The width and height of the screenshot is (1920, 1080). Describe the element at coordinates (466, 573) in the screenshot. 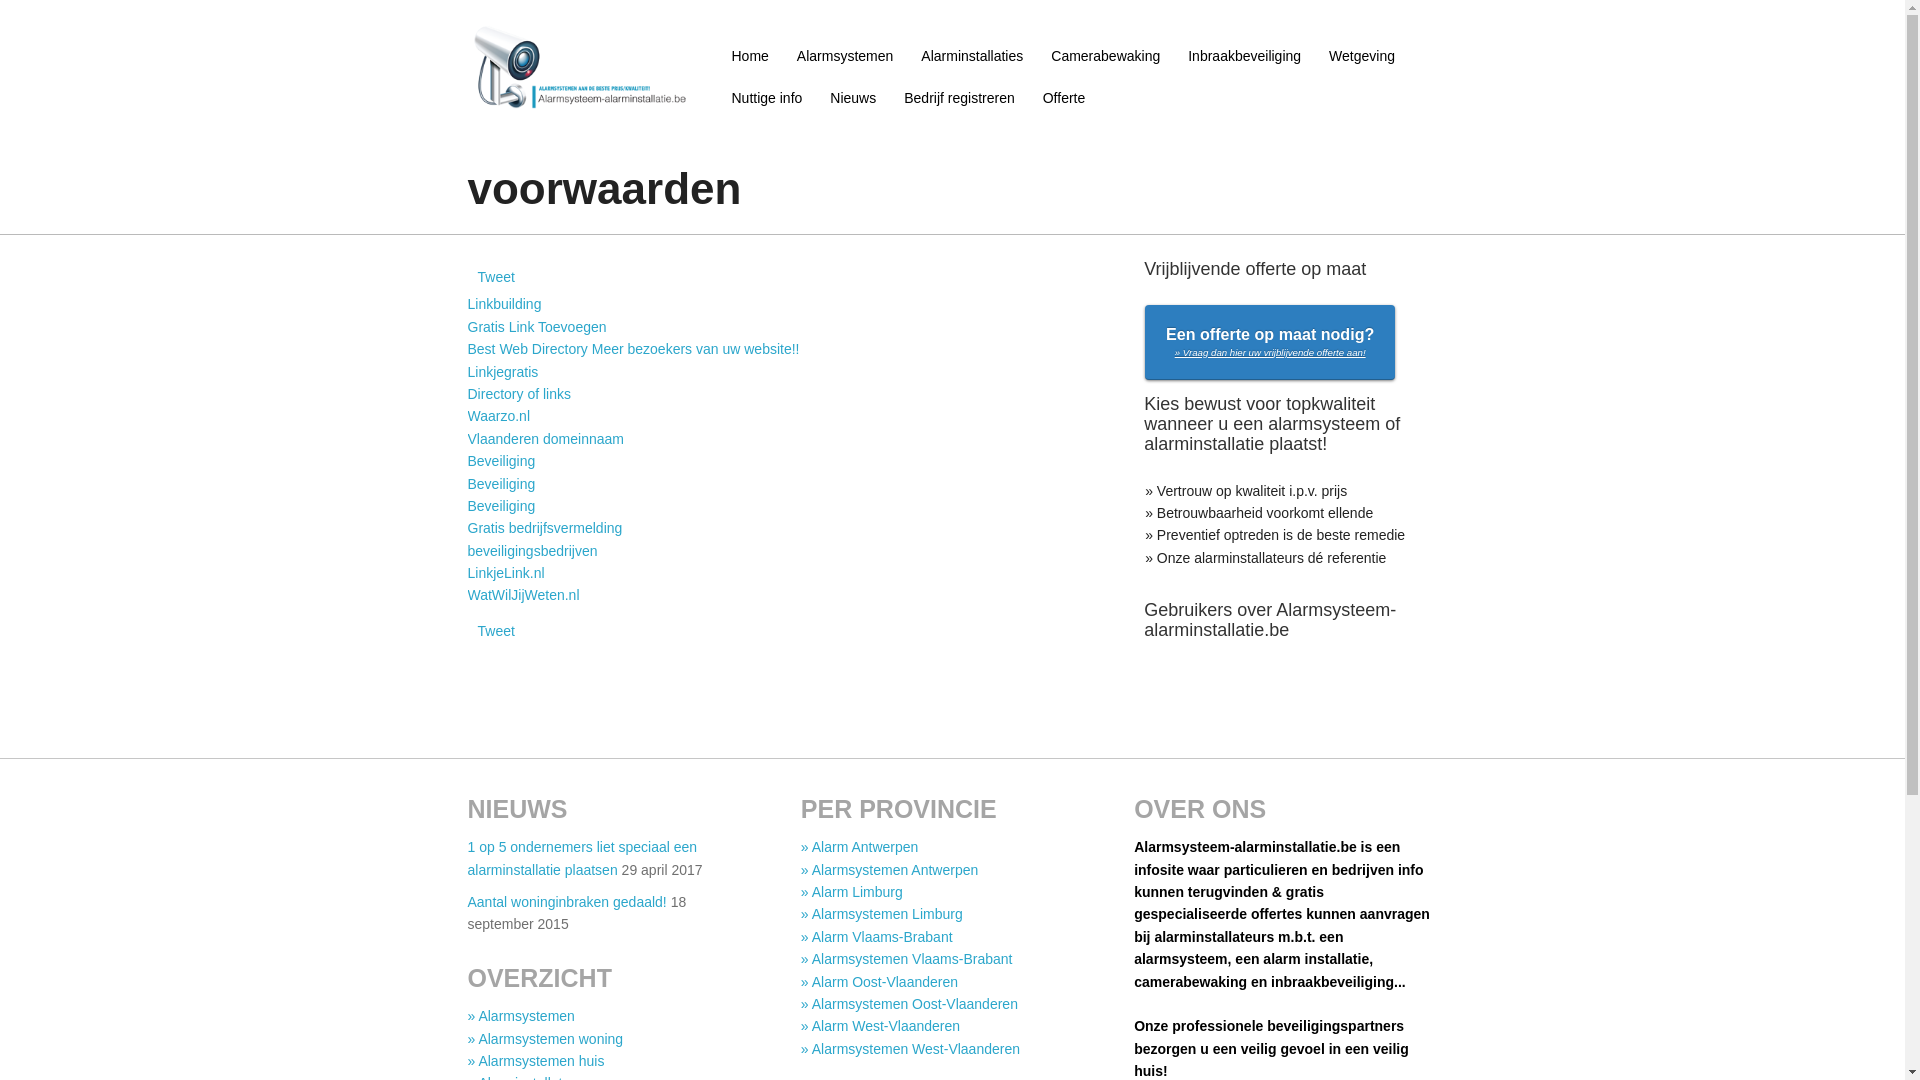

I see `'LinkjeLink.nl'` at that location.